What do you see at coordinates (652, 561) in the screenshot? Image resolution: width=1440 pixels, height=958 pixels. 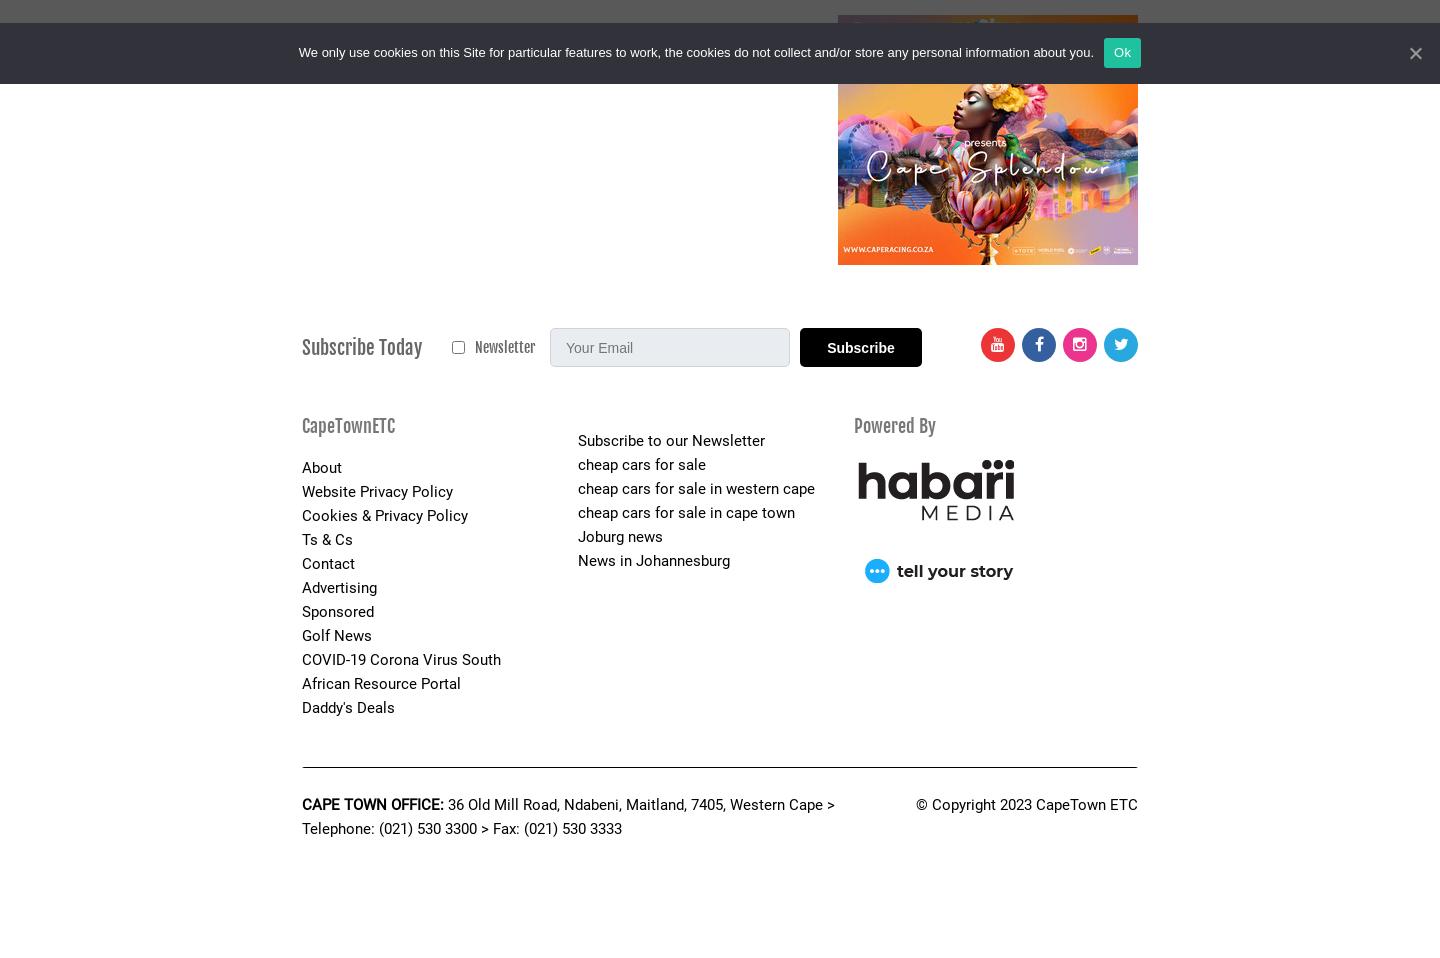 I see `'News in Johannesburg'` at bounding box center [652, 561].